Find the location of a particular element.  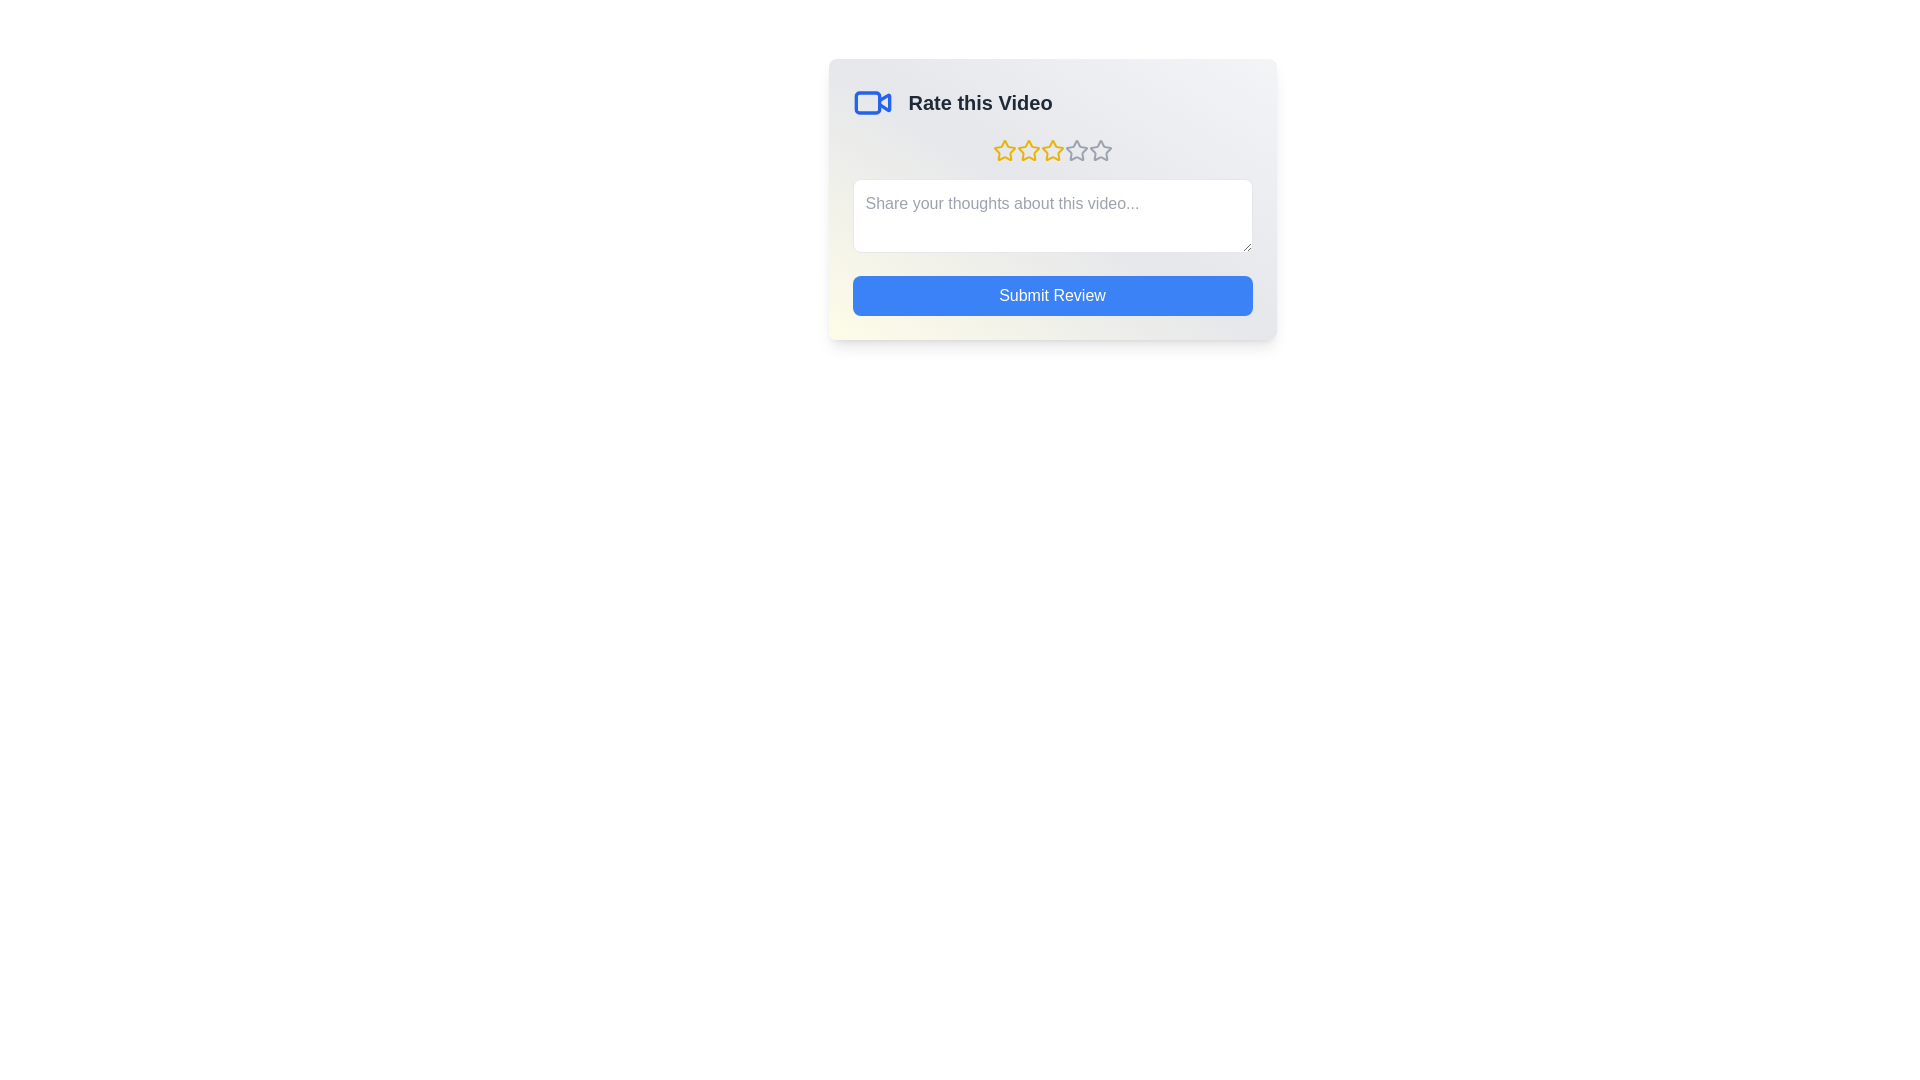

the rating to 1 stars by clicking on the respective star is located at coordinates (1004, 149).